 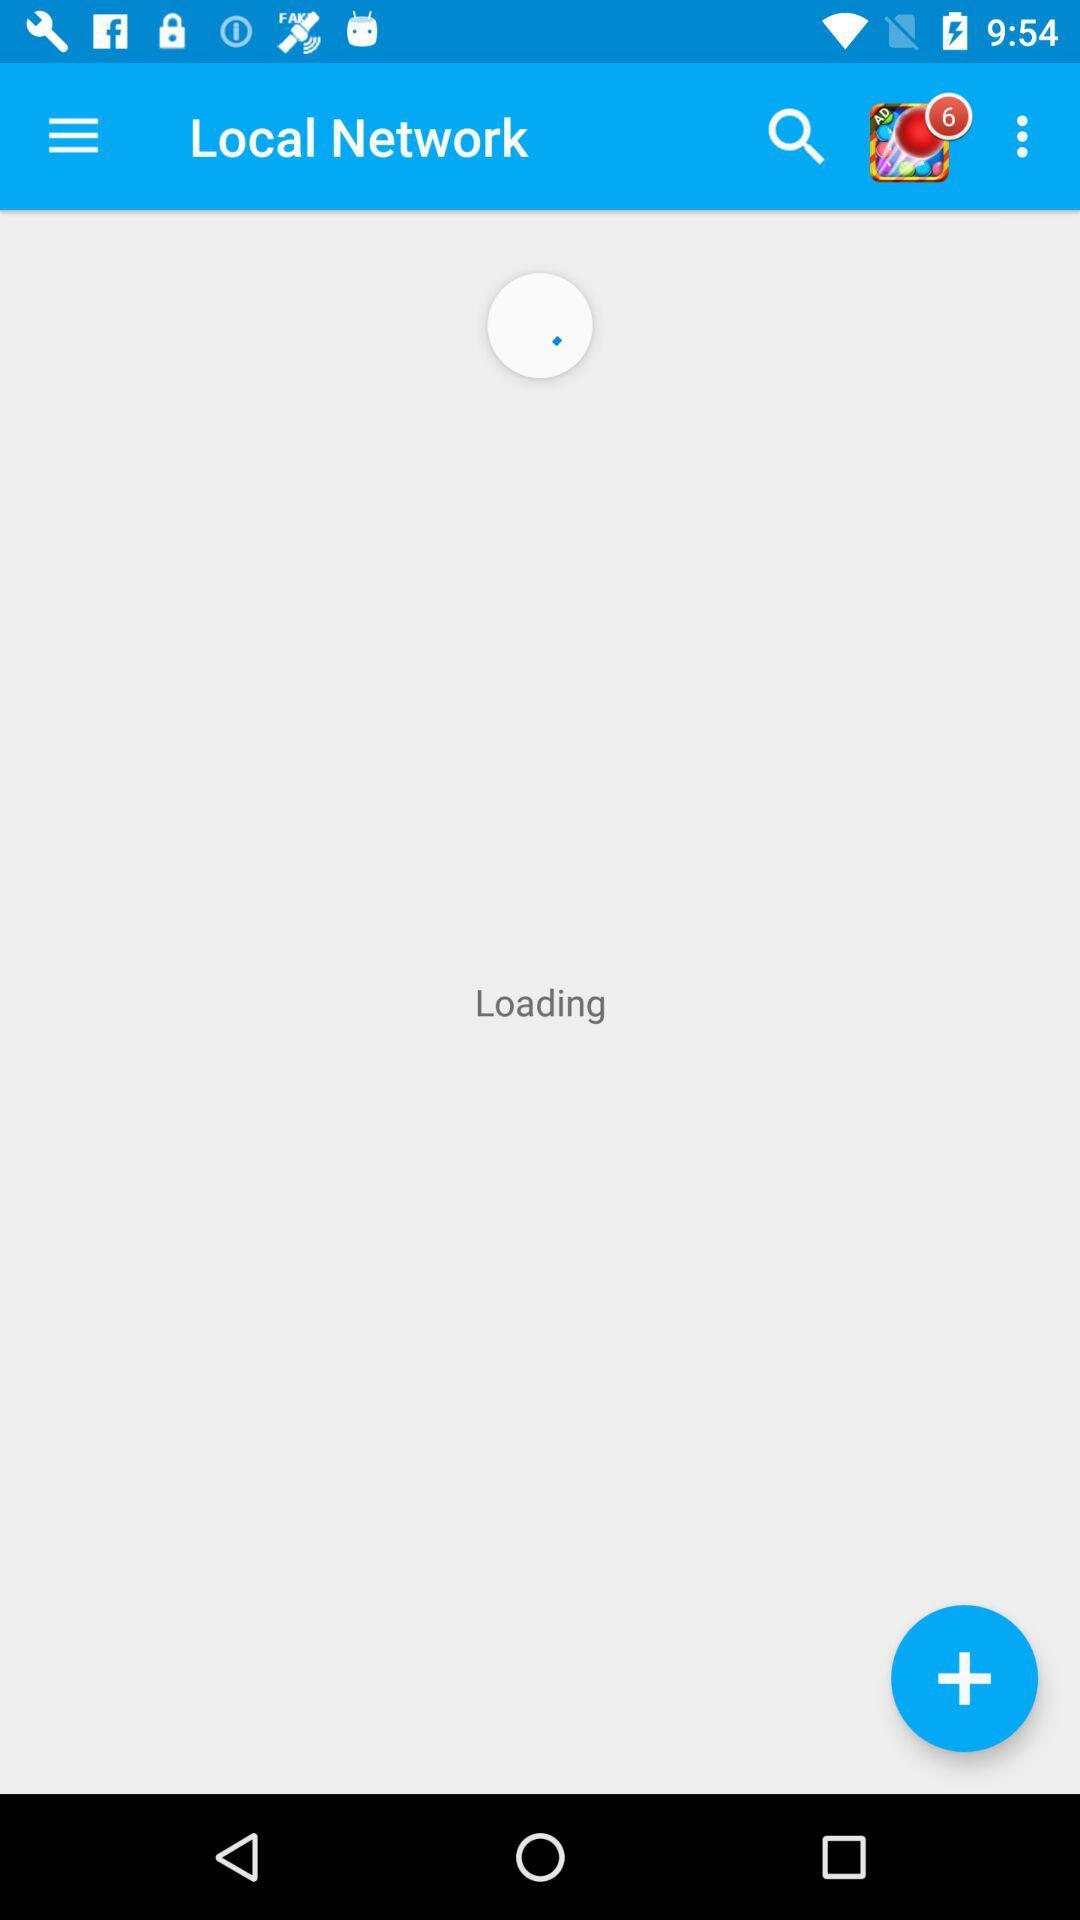 What do you see at coordinates (1027, 135) in the screenshot?
I see `the item to the right of the 6 icon` at bounding box center [1027, 135].